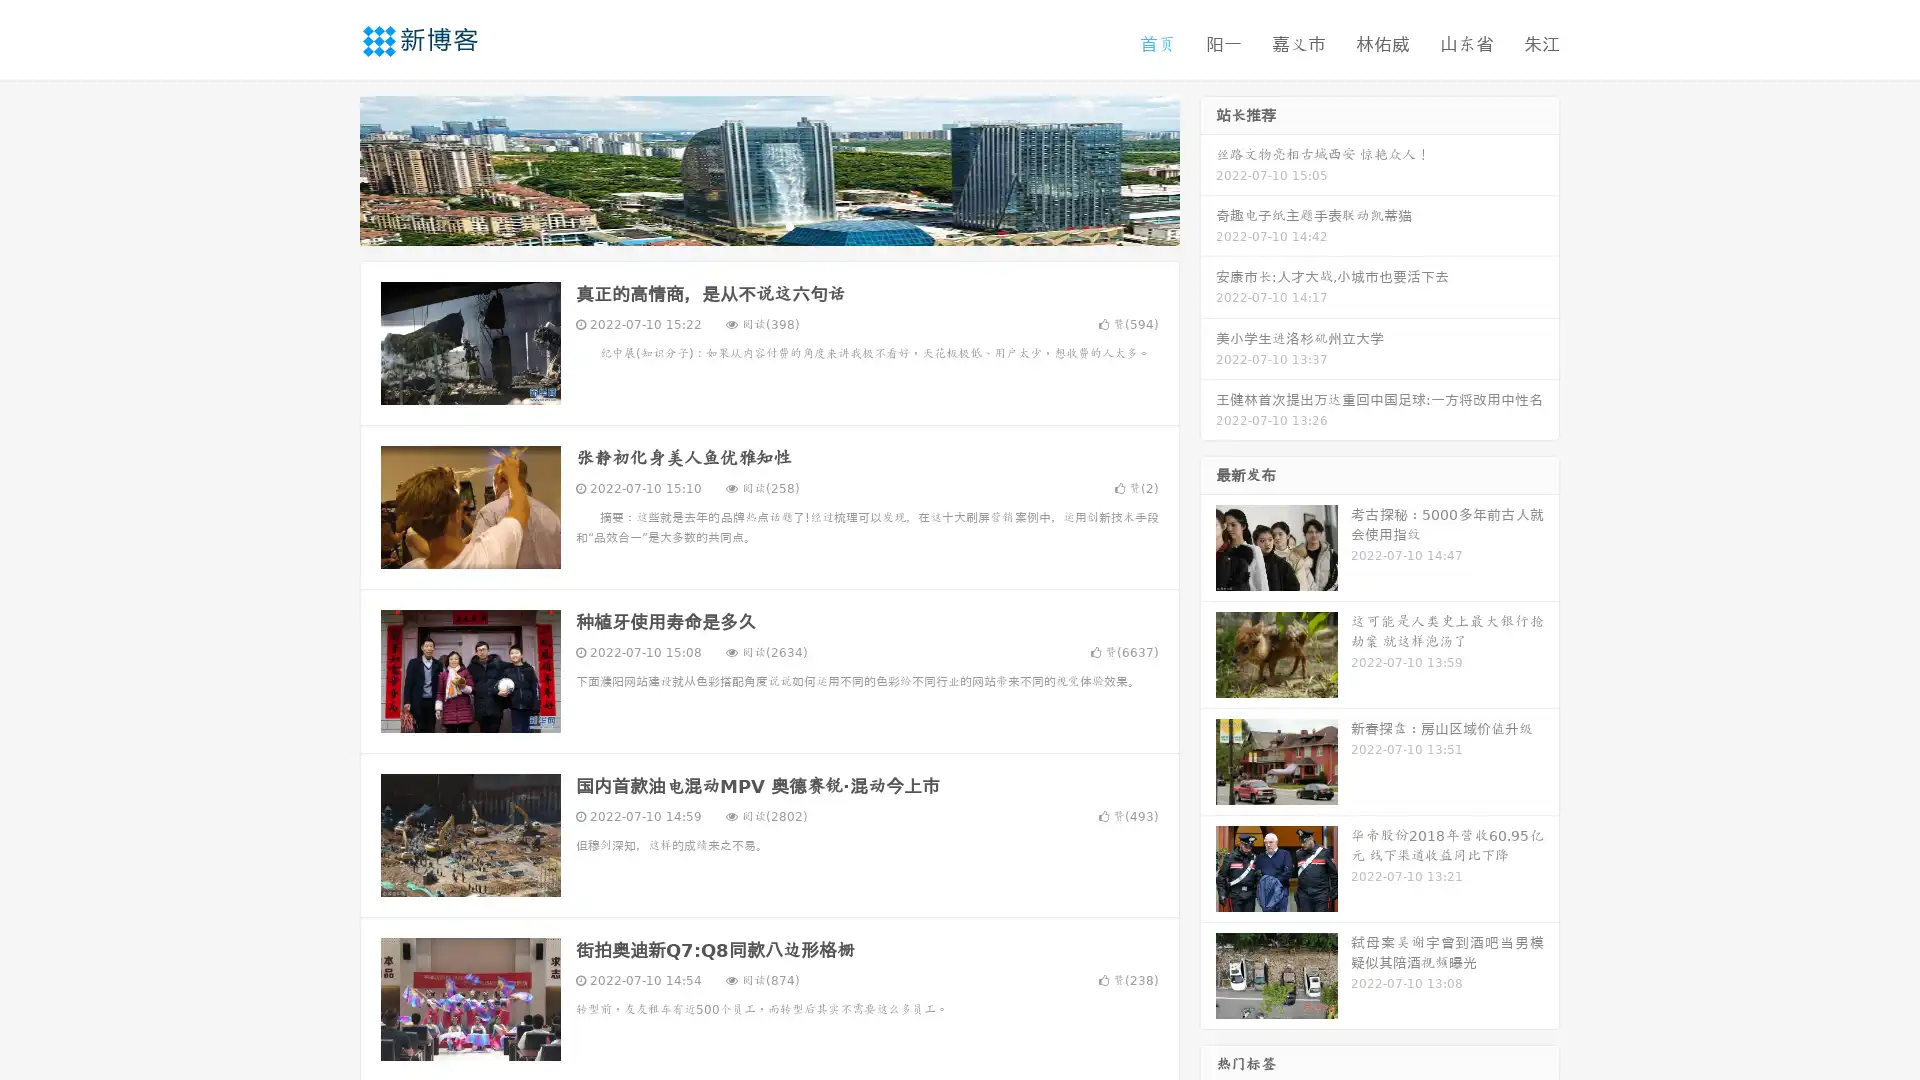  What do you see at coordinates (1208, 168) in the screenshot?
I see `Next slide` at bounding box center [1208, 168].